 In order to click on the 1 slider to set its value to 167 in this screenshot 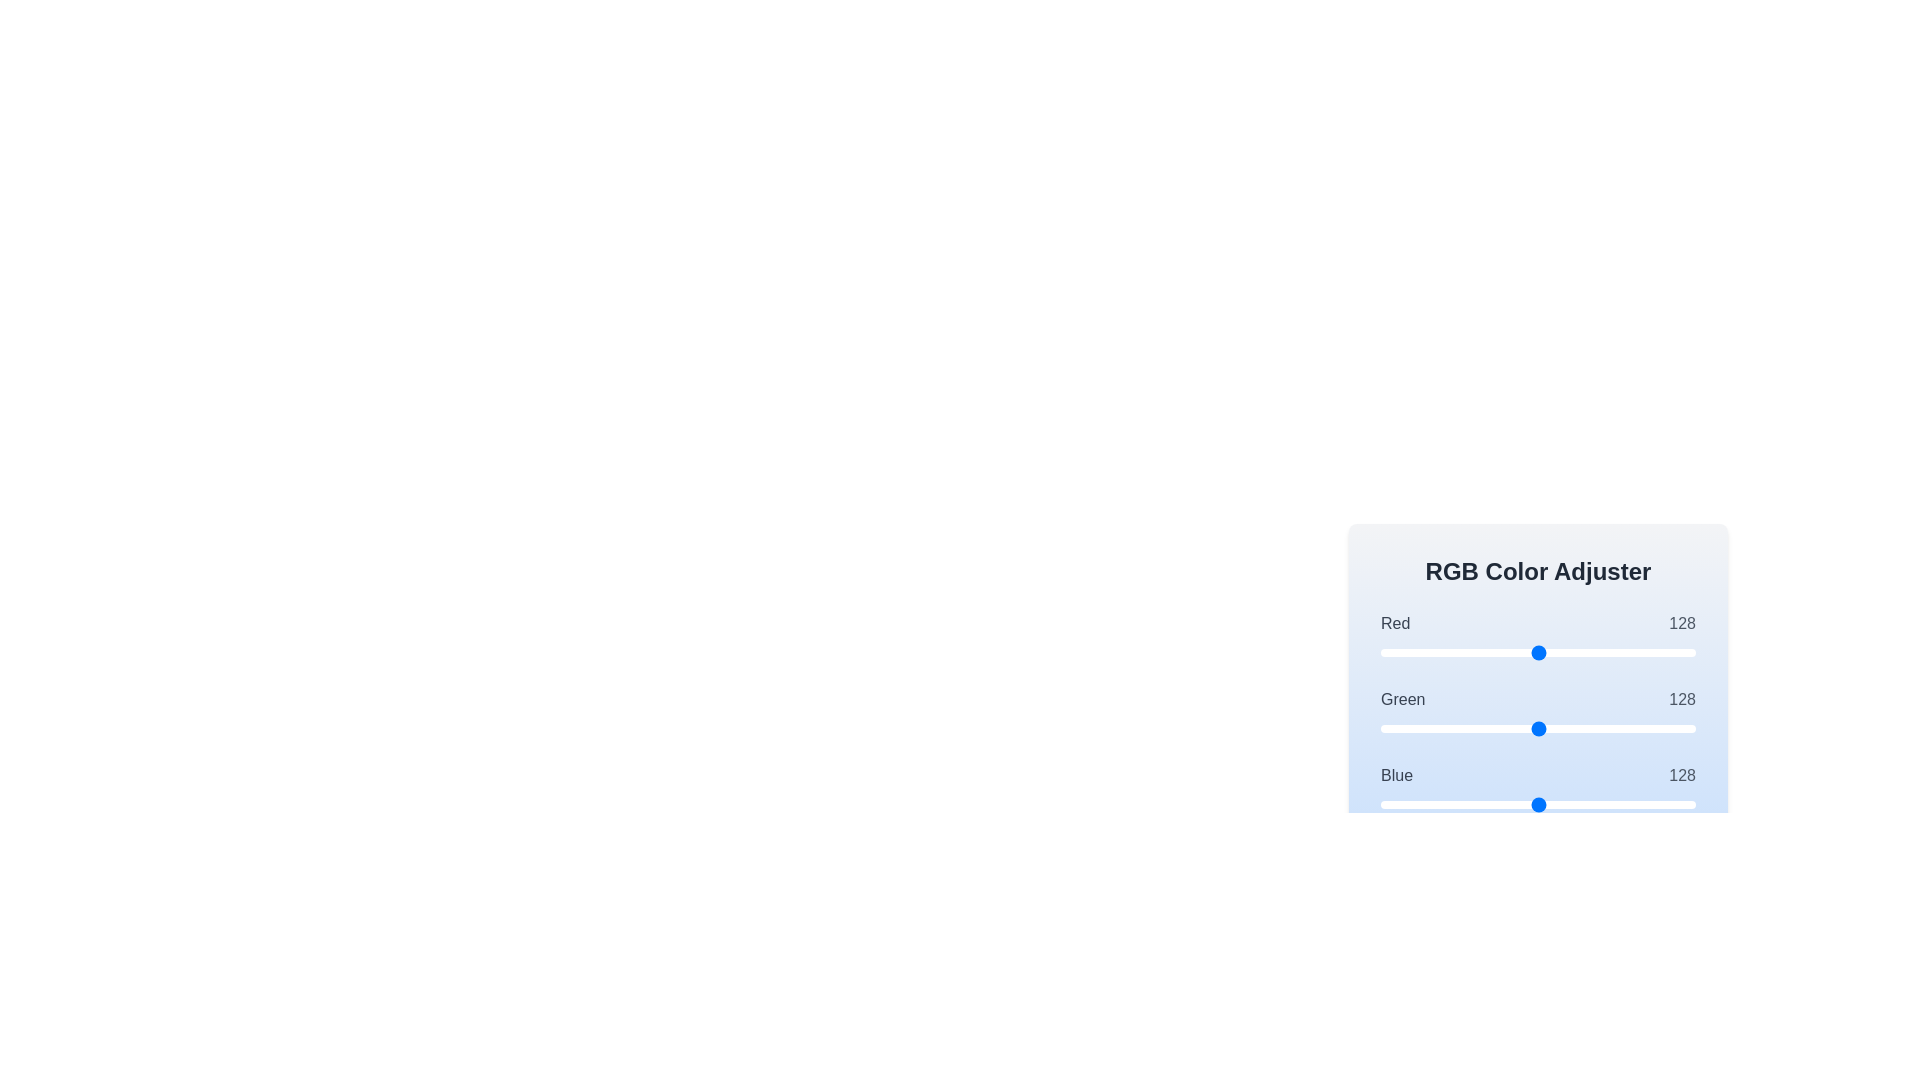, I will do `click(1586, 729)`.